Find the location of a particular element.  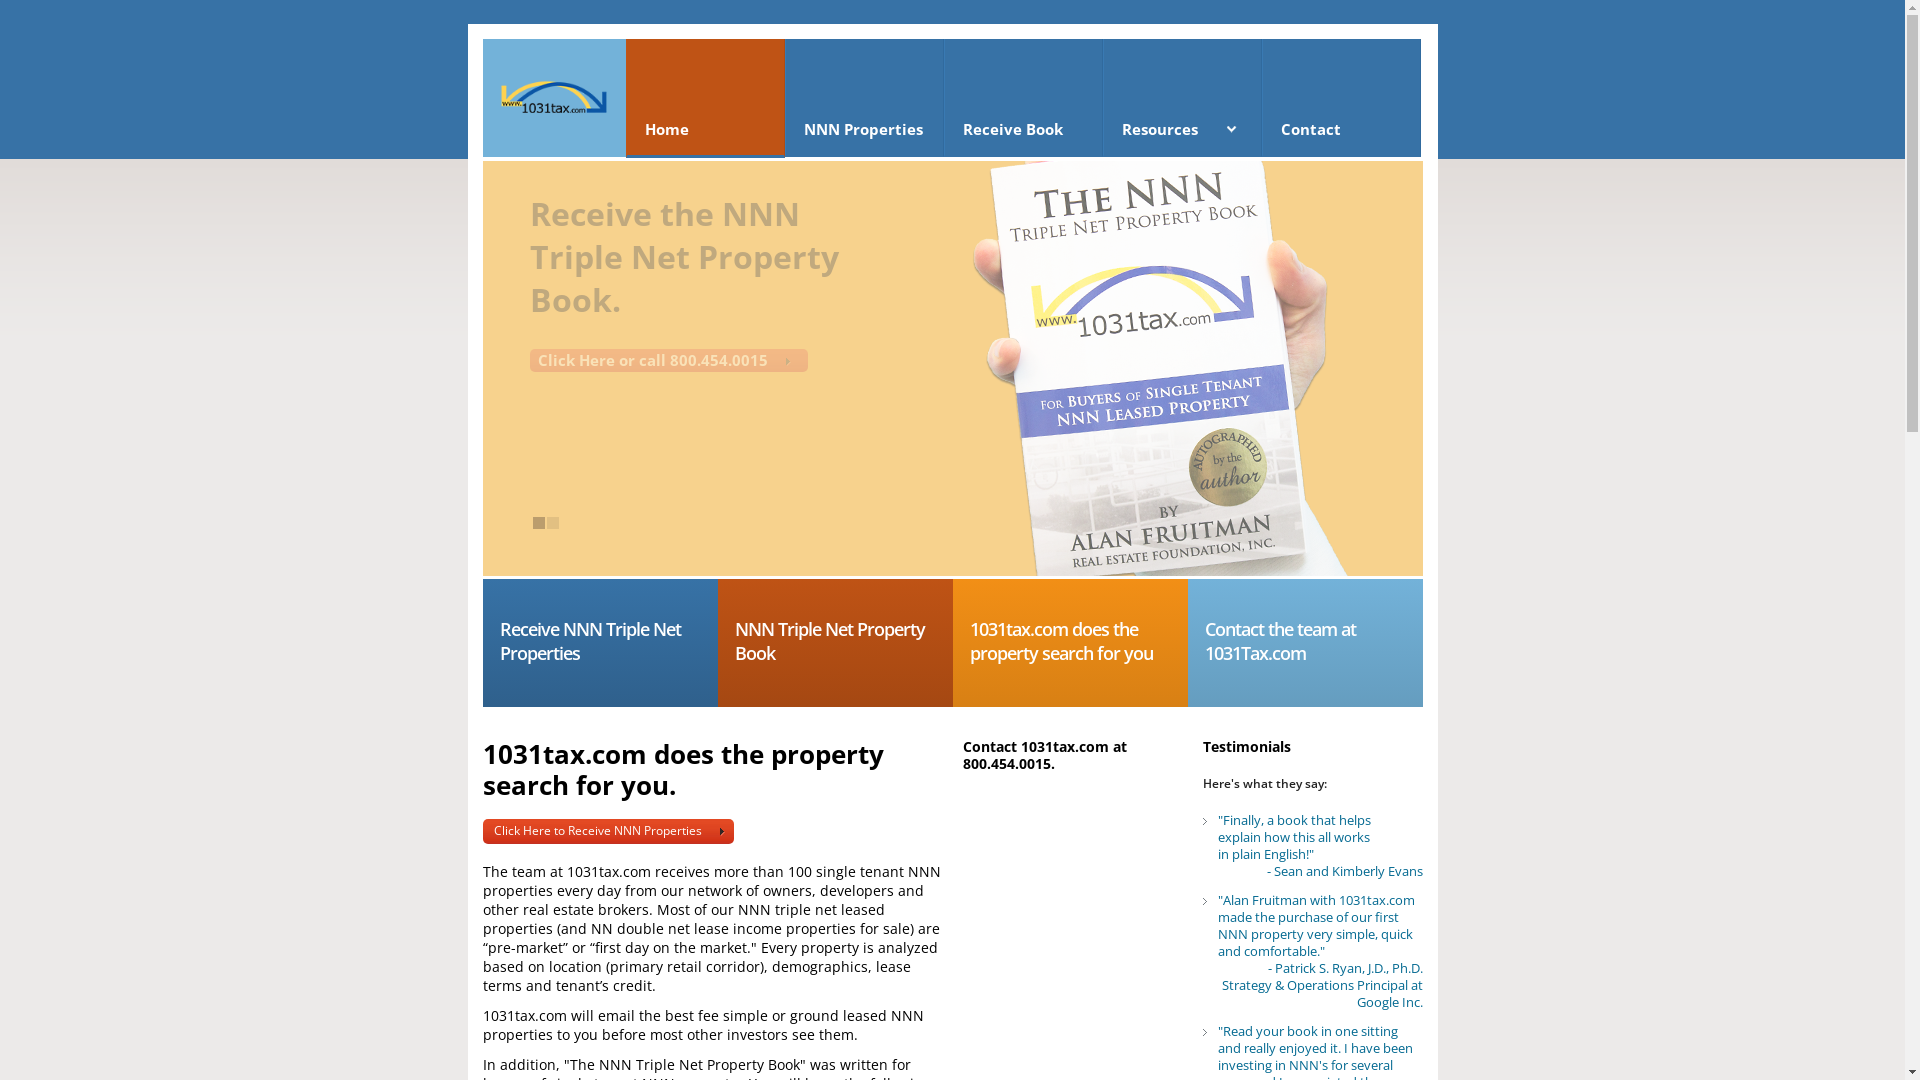

'Contact' is located at coordinates (1341, 97).